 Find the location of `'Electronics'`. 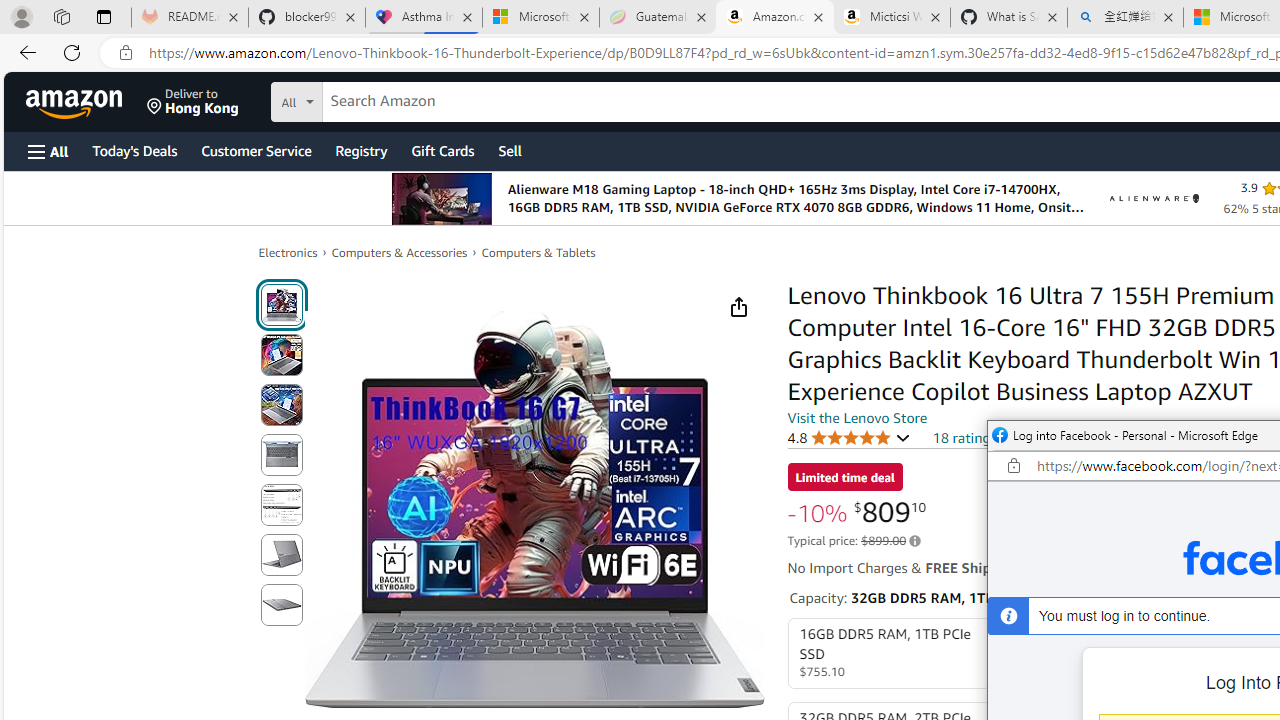

'Electronics' is located at coordinates (287, 251).